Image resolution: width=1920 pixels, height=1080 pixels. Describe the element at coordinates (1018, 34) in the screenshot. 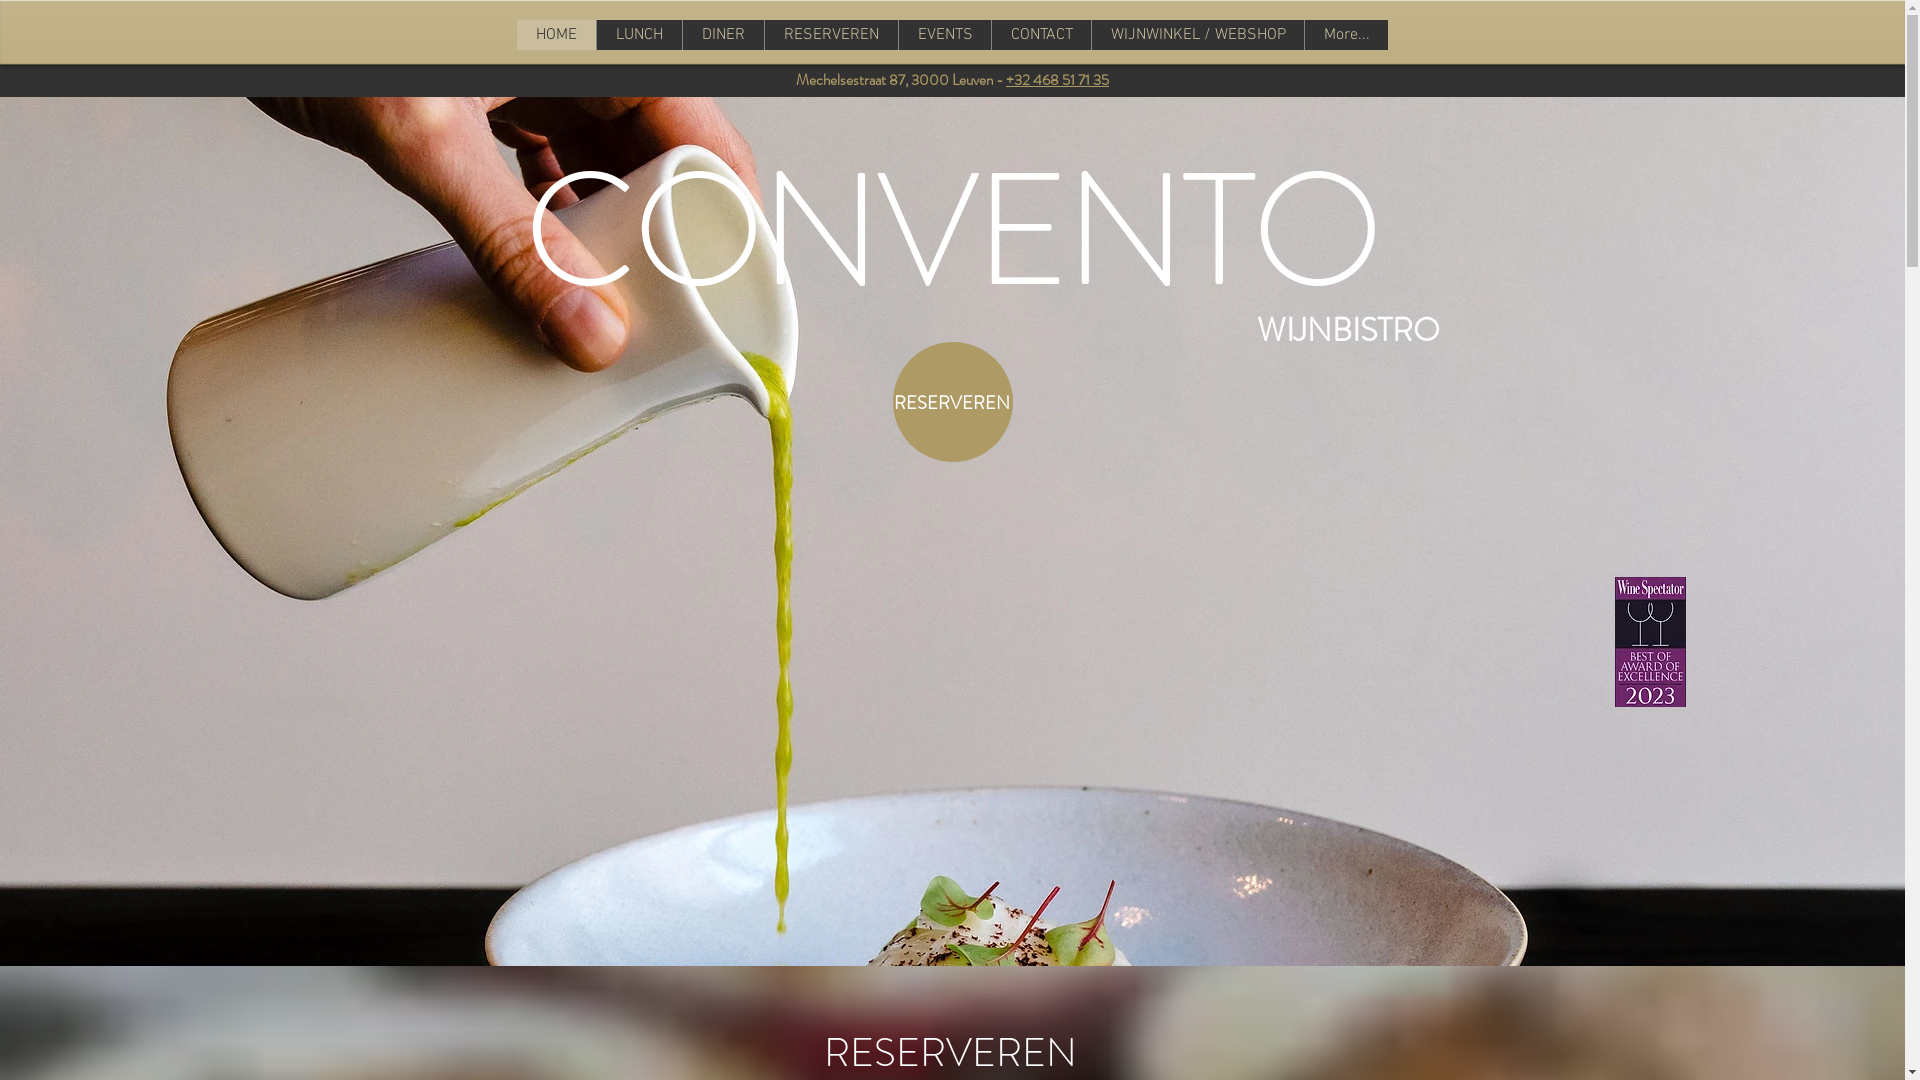

I see `'EVENTS'` at that location.